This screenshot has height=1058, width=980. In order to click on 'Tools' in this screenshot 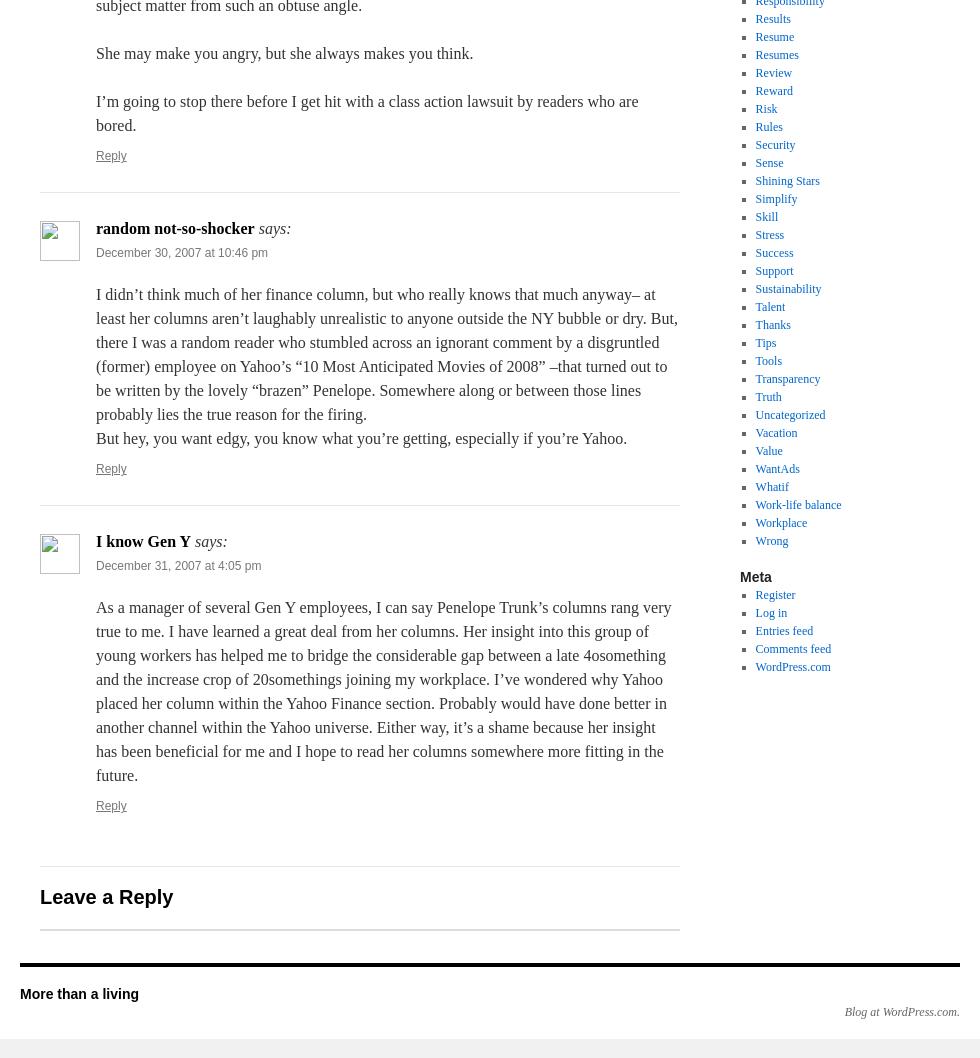, I will do `click(768, 360)`.